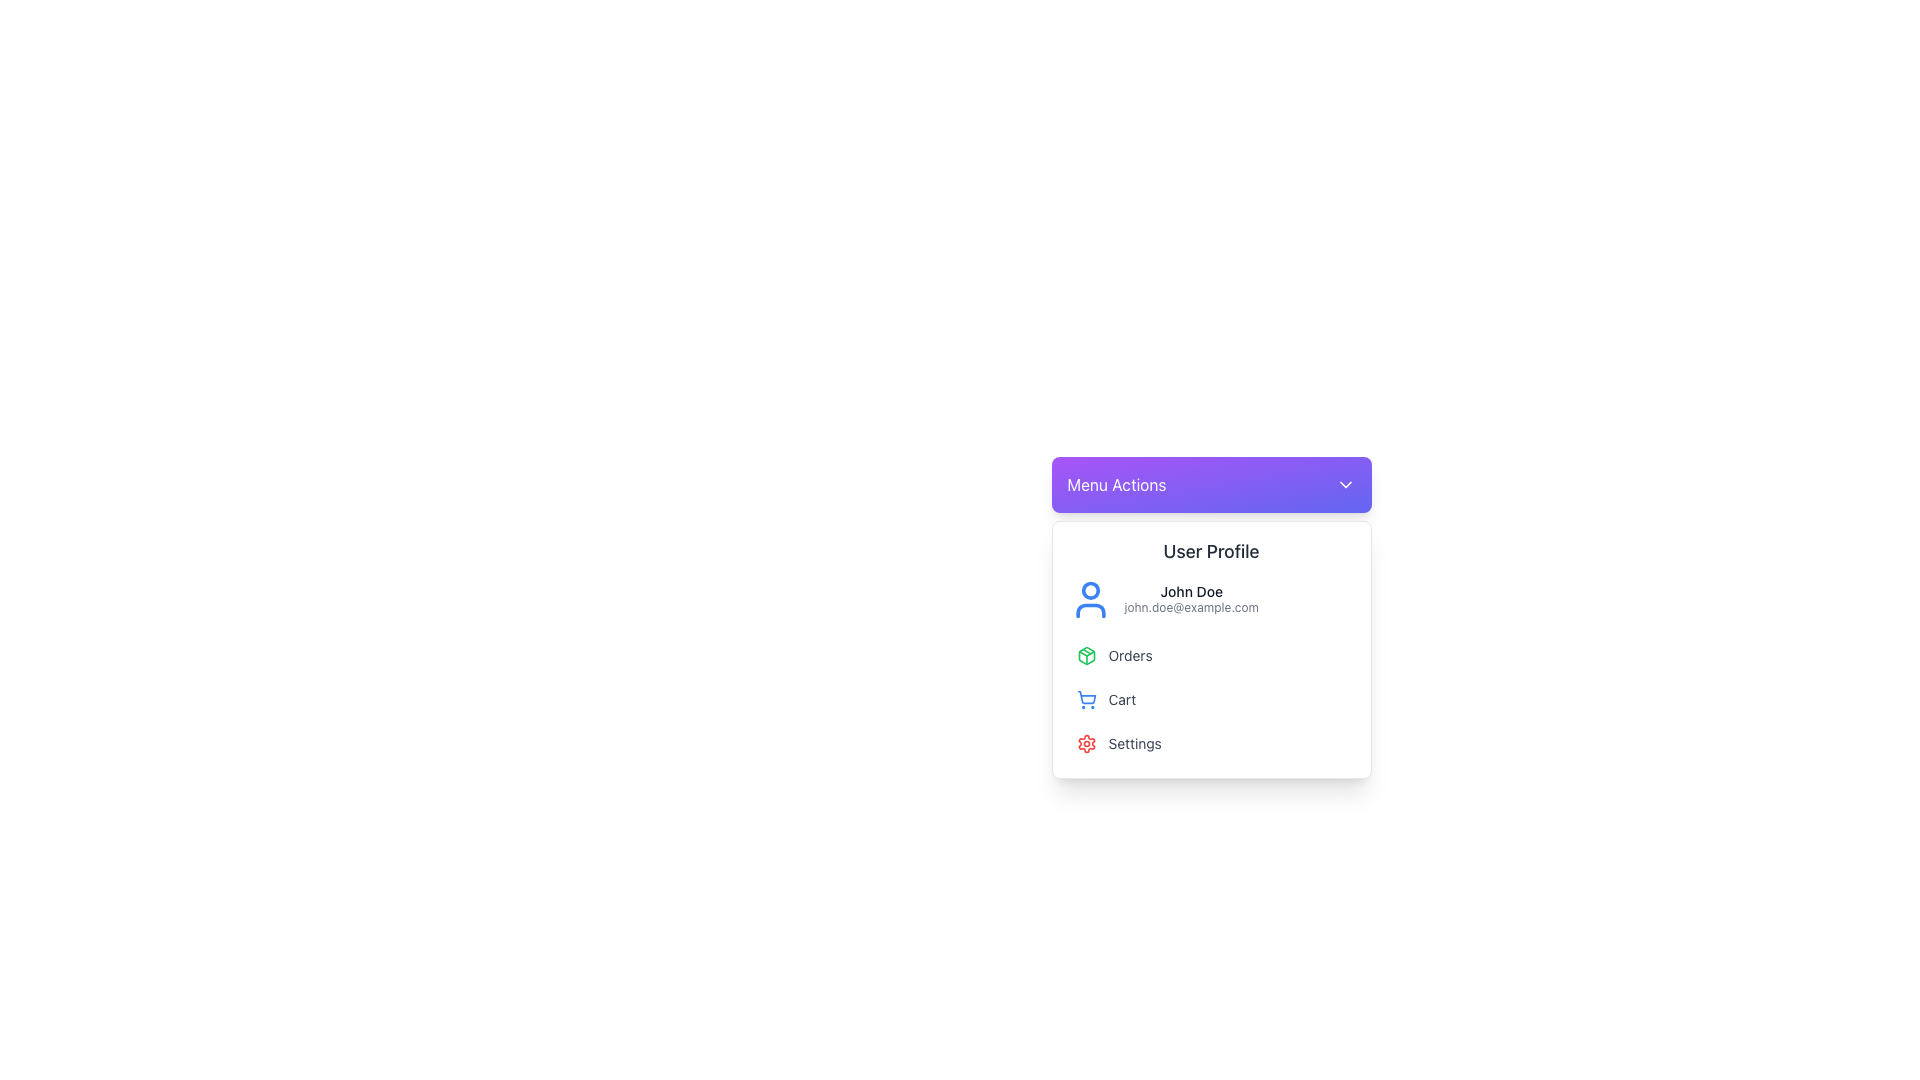  What do you see at coordinates (1210, 744) in the screenshot?
I see `the 'Settings' button, which is a red gear icon followed by the text 'Settings', located at the bottom of the user profile dropdown menu to trigger a visual hover effect` at bounding box center [1210, 744].